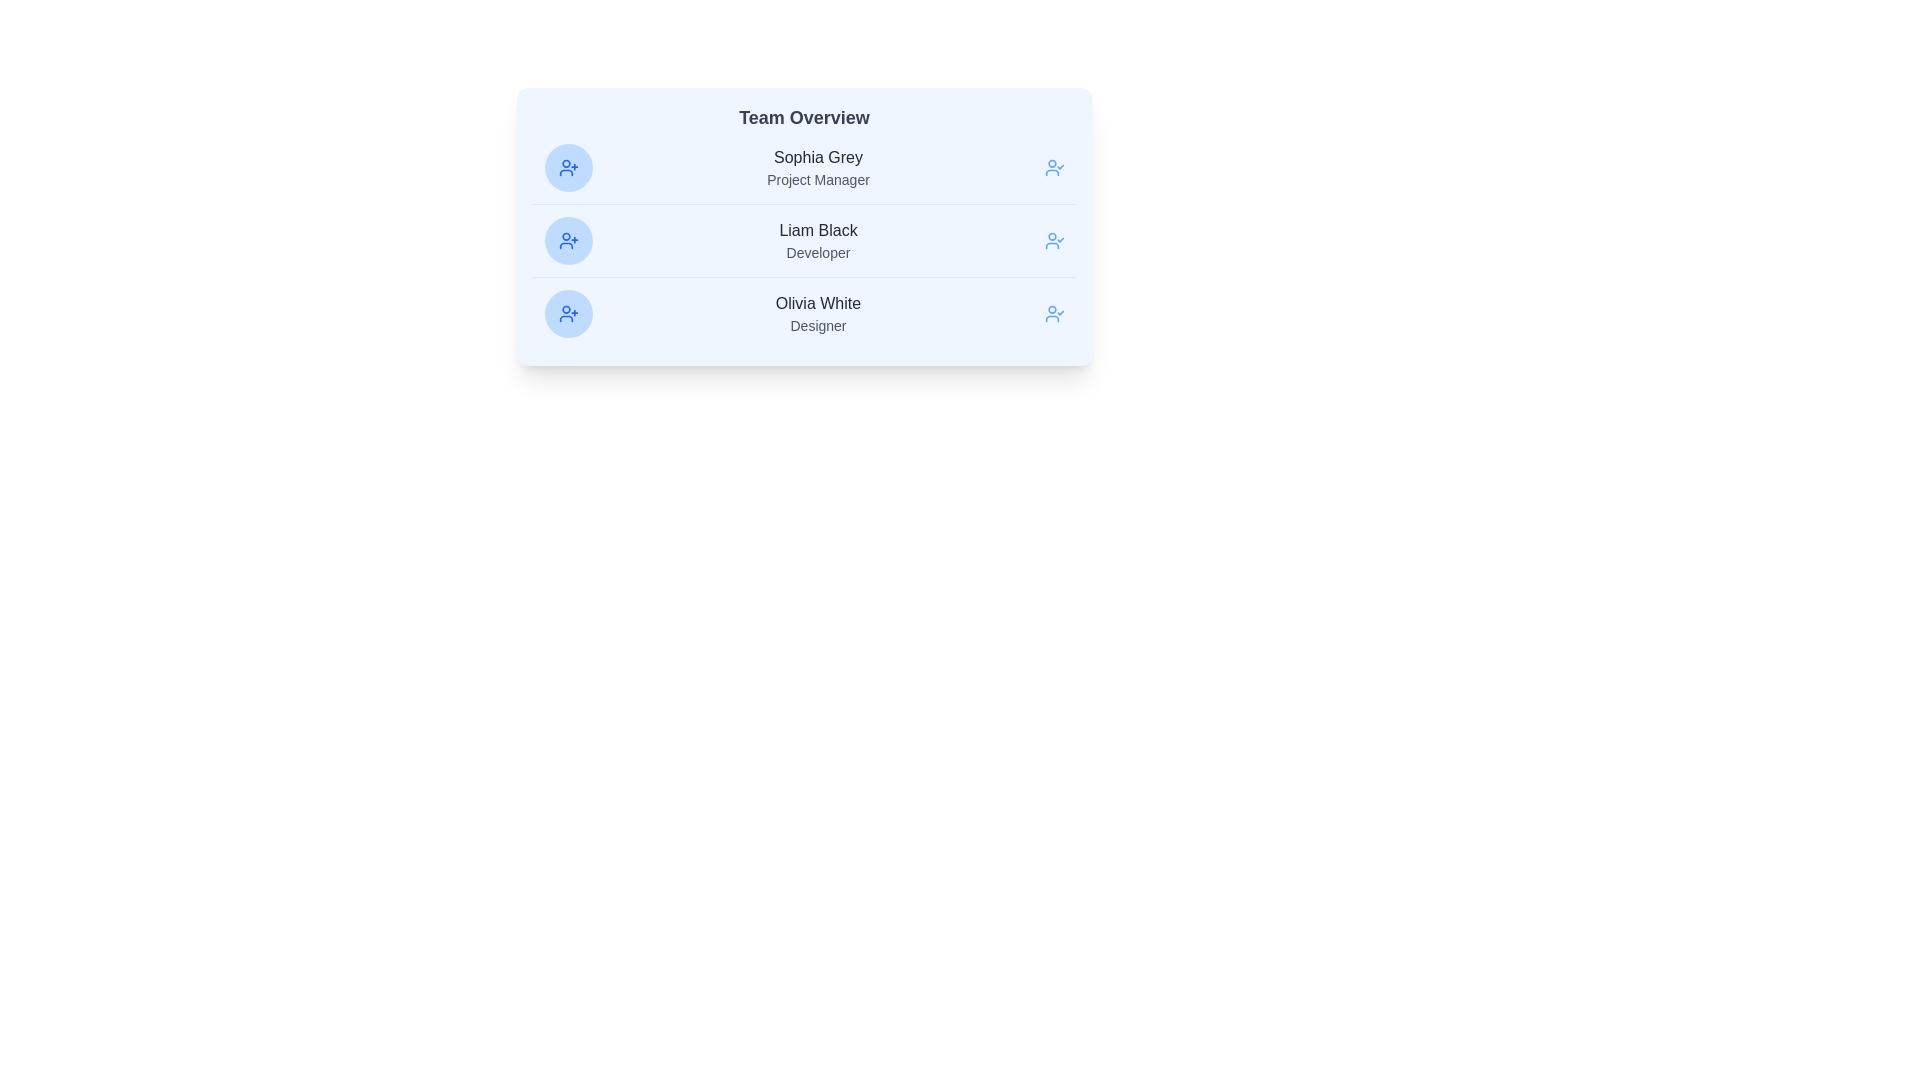  I want to click on the 'add user' icon located in the lower left corner of the third row next to the text 'Olivia White, Designer' to initiate the action associated with it, so click(567, 313).